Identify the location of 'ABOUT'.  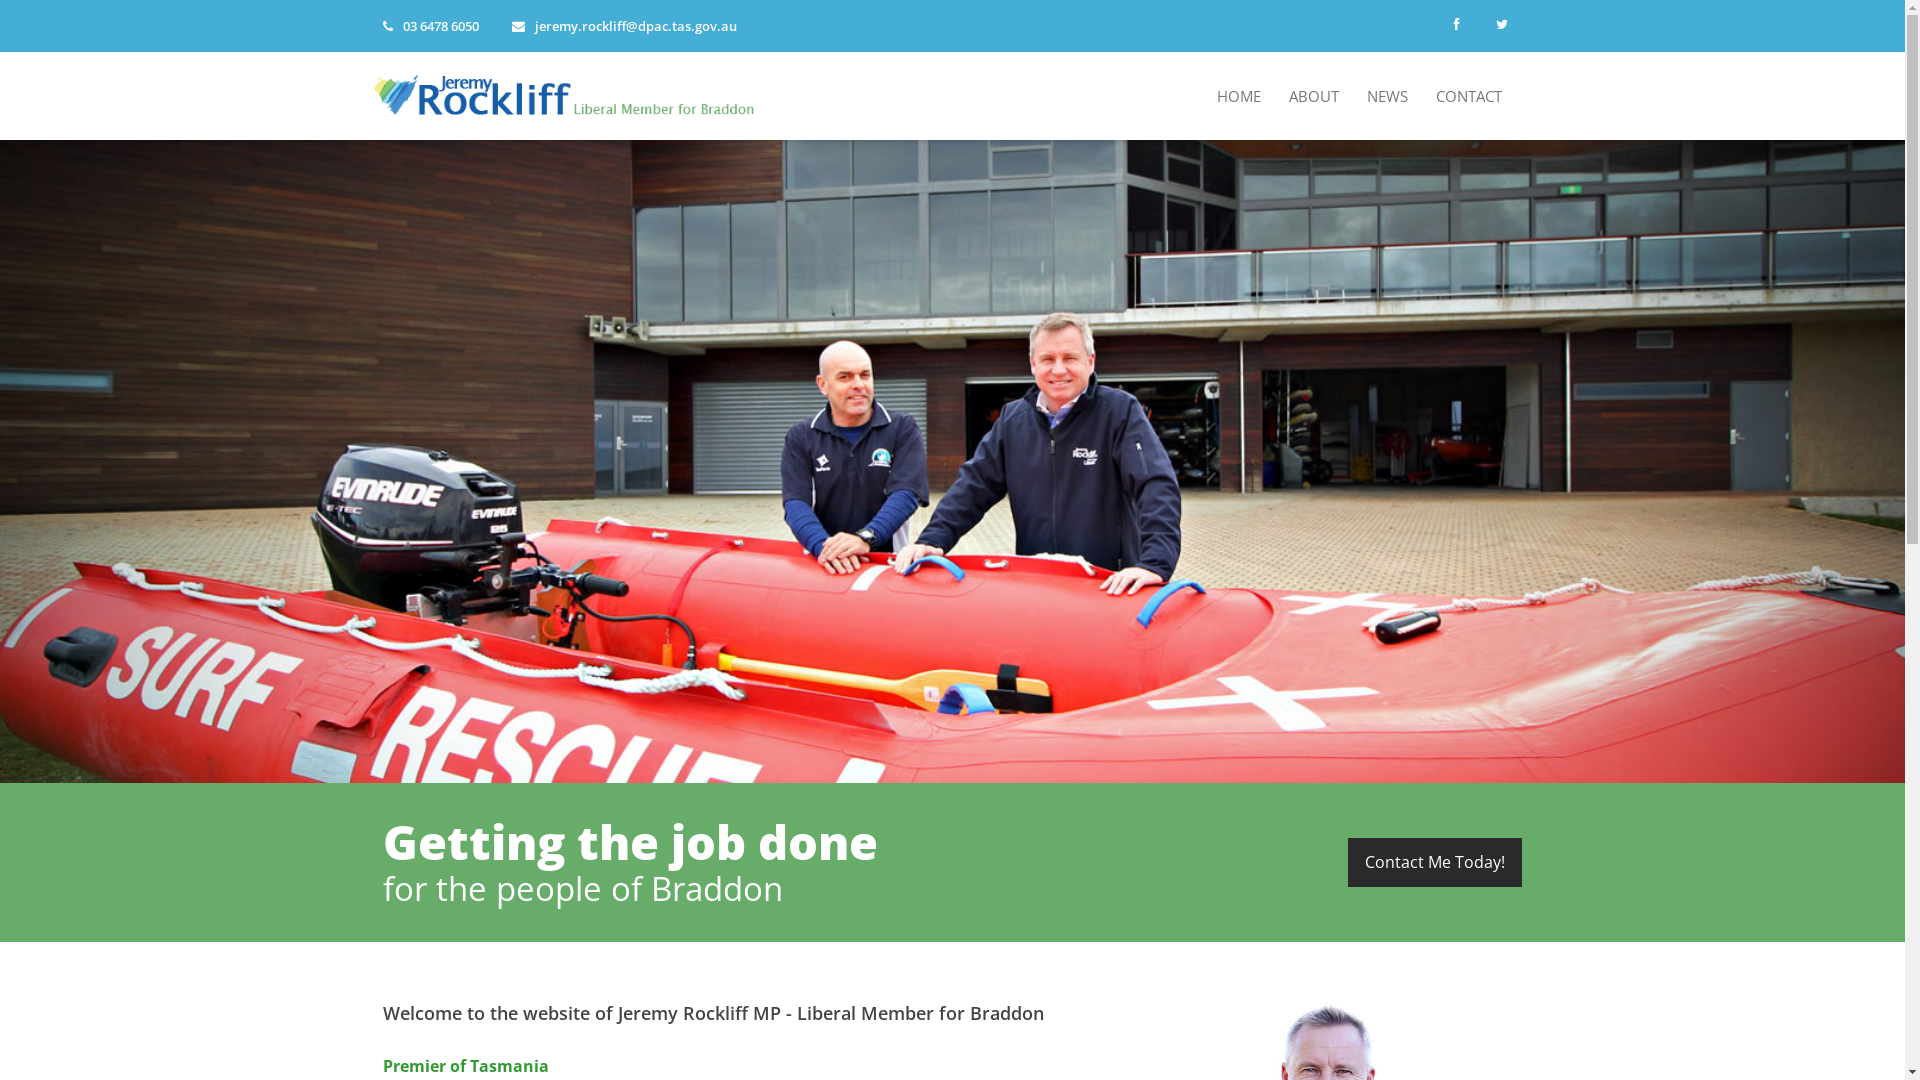
(1314, 96).